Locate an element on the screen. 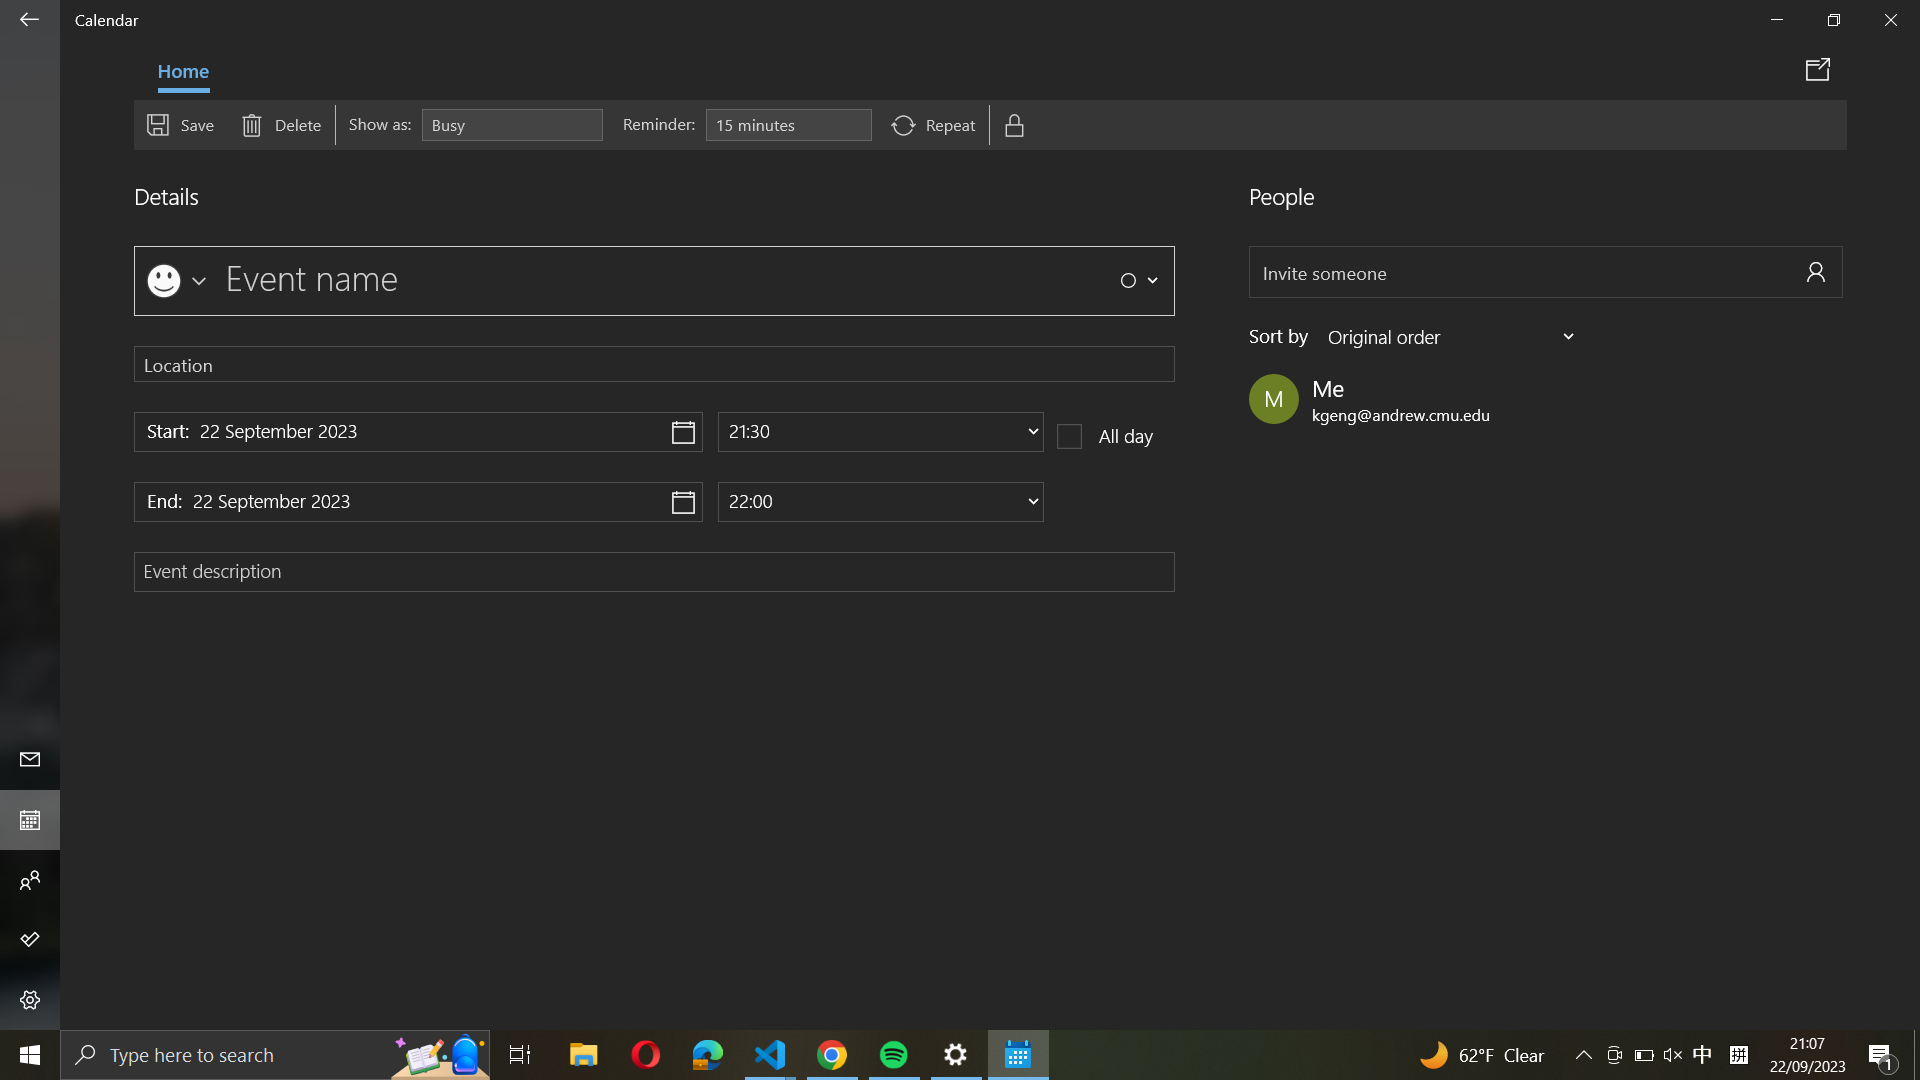  Send out the event information via email is located at coordinates (1821, 68).